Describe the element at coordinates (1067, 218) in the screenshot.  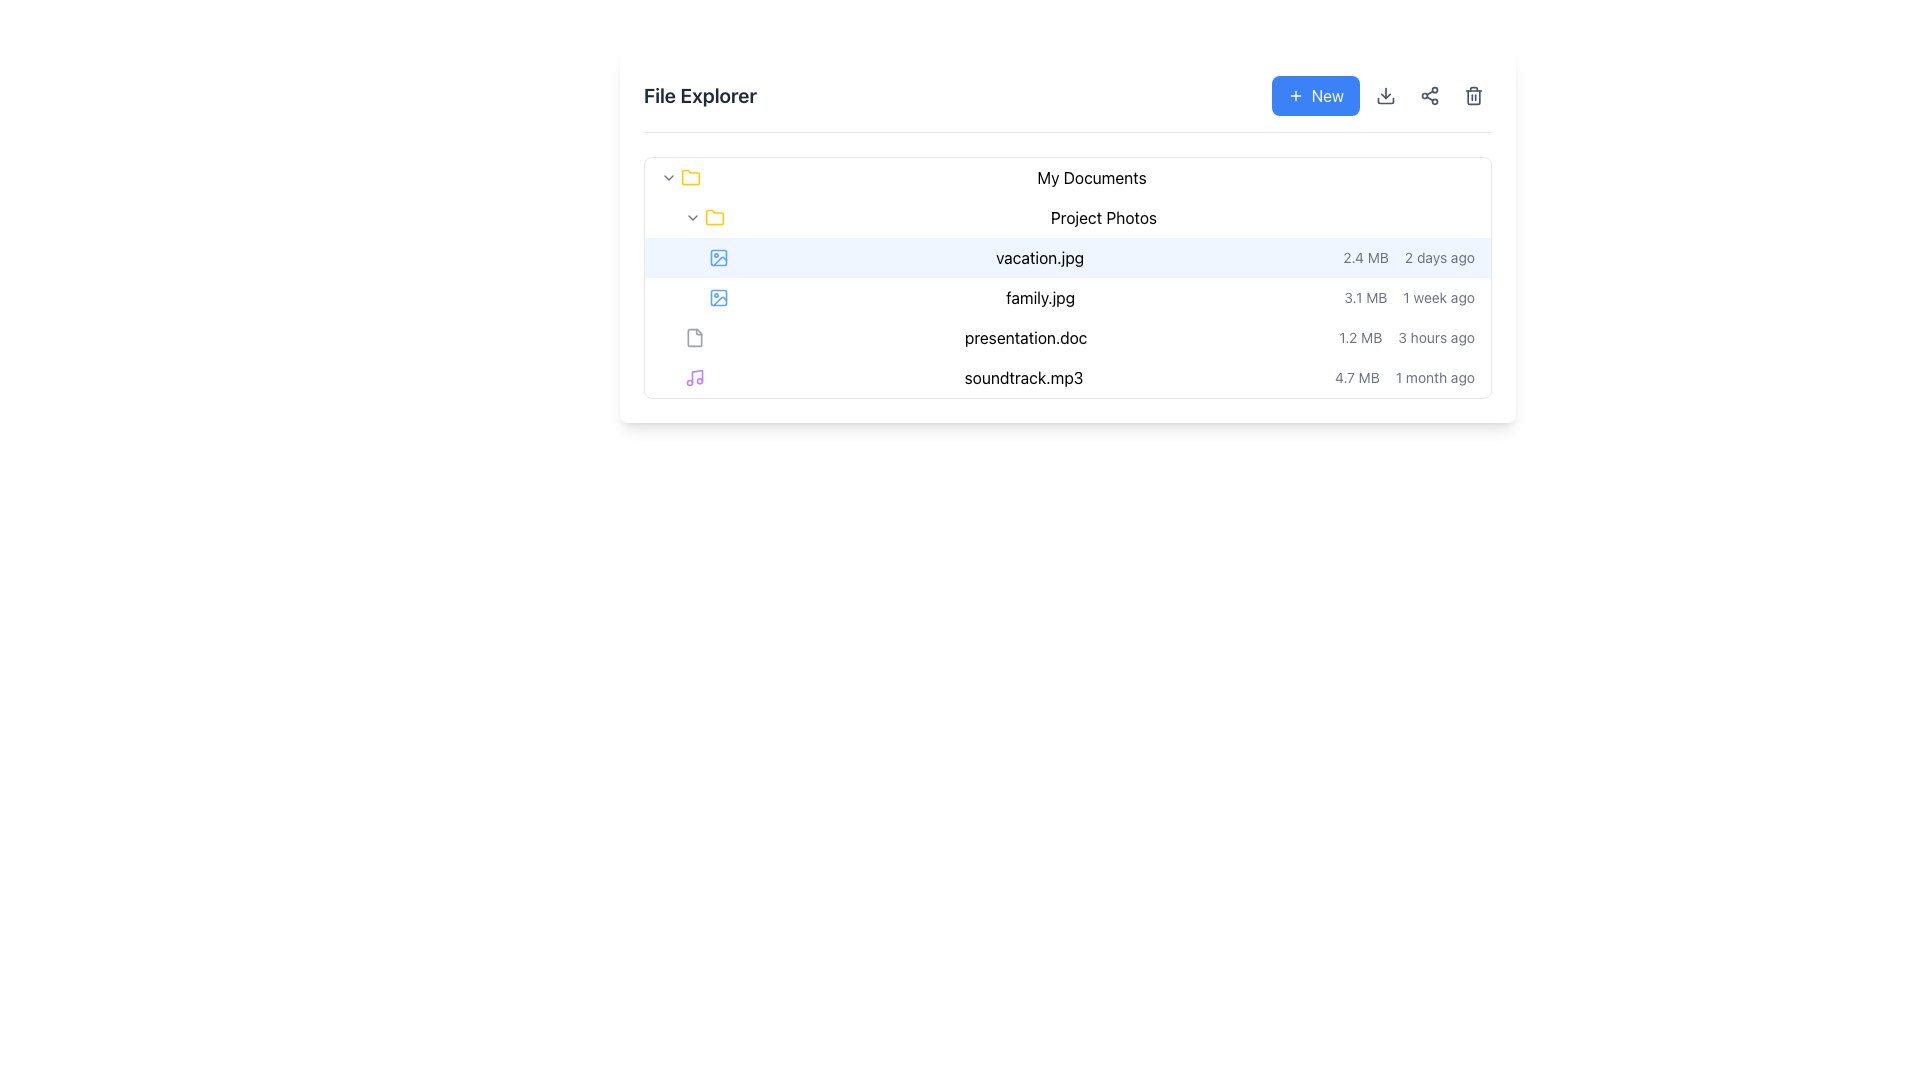
I see `the 'Project Photos' folder in the navigation list` at that location.